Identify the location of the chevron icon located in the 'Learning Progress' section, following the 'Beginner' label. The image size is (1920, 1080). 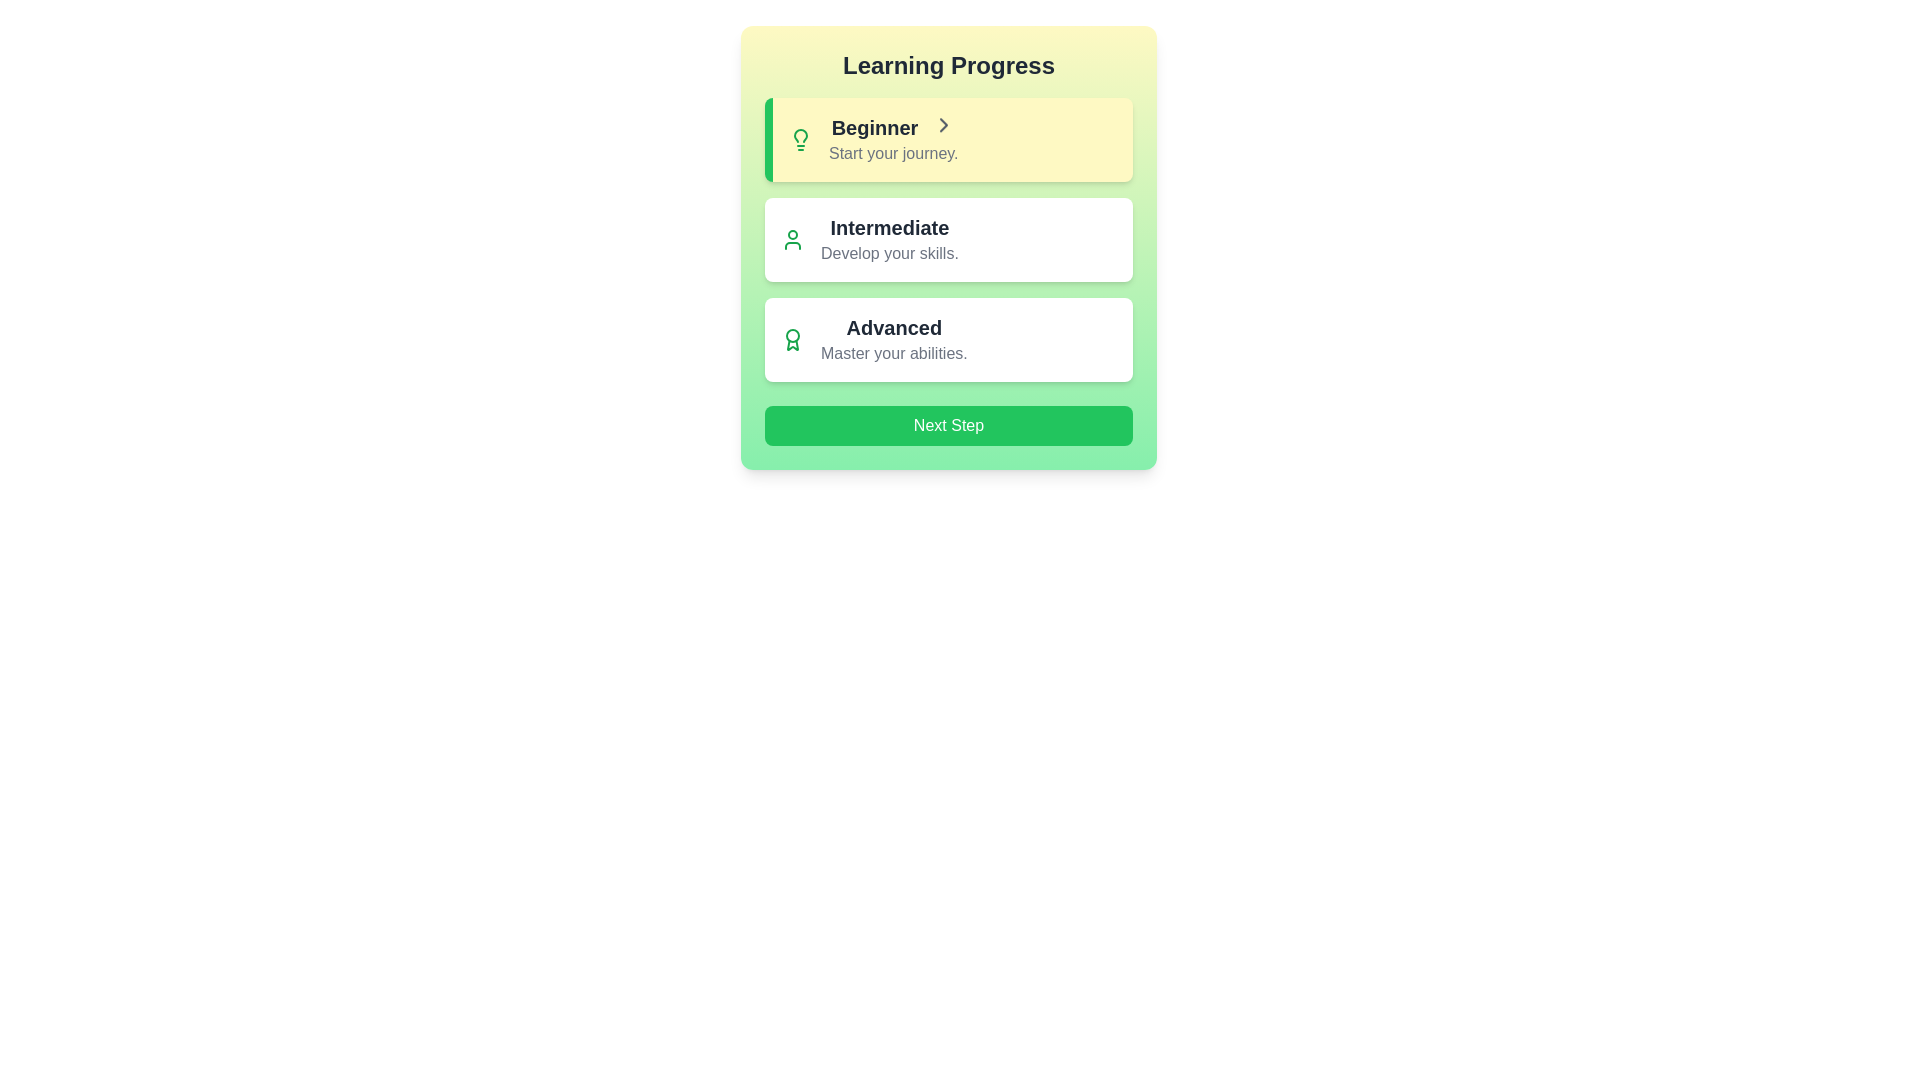
(942, 127).